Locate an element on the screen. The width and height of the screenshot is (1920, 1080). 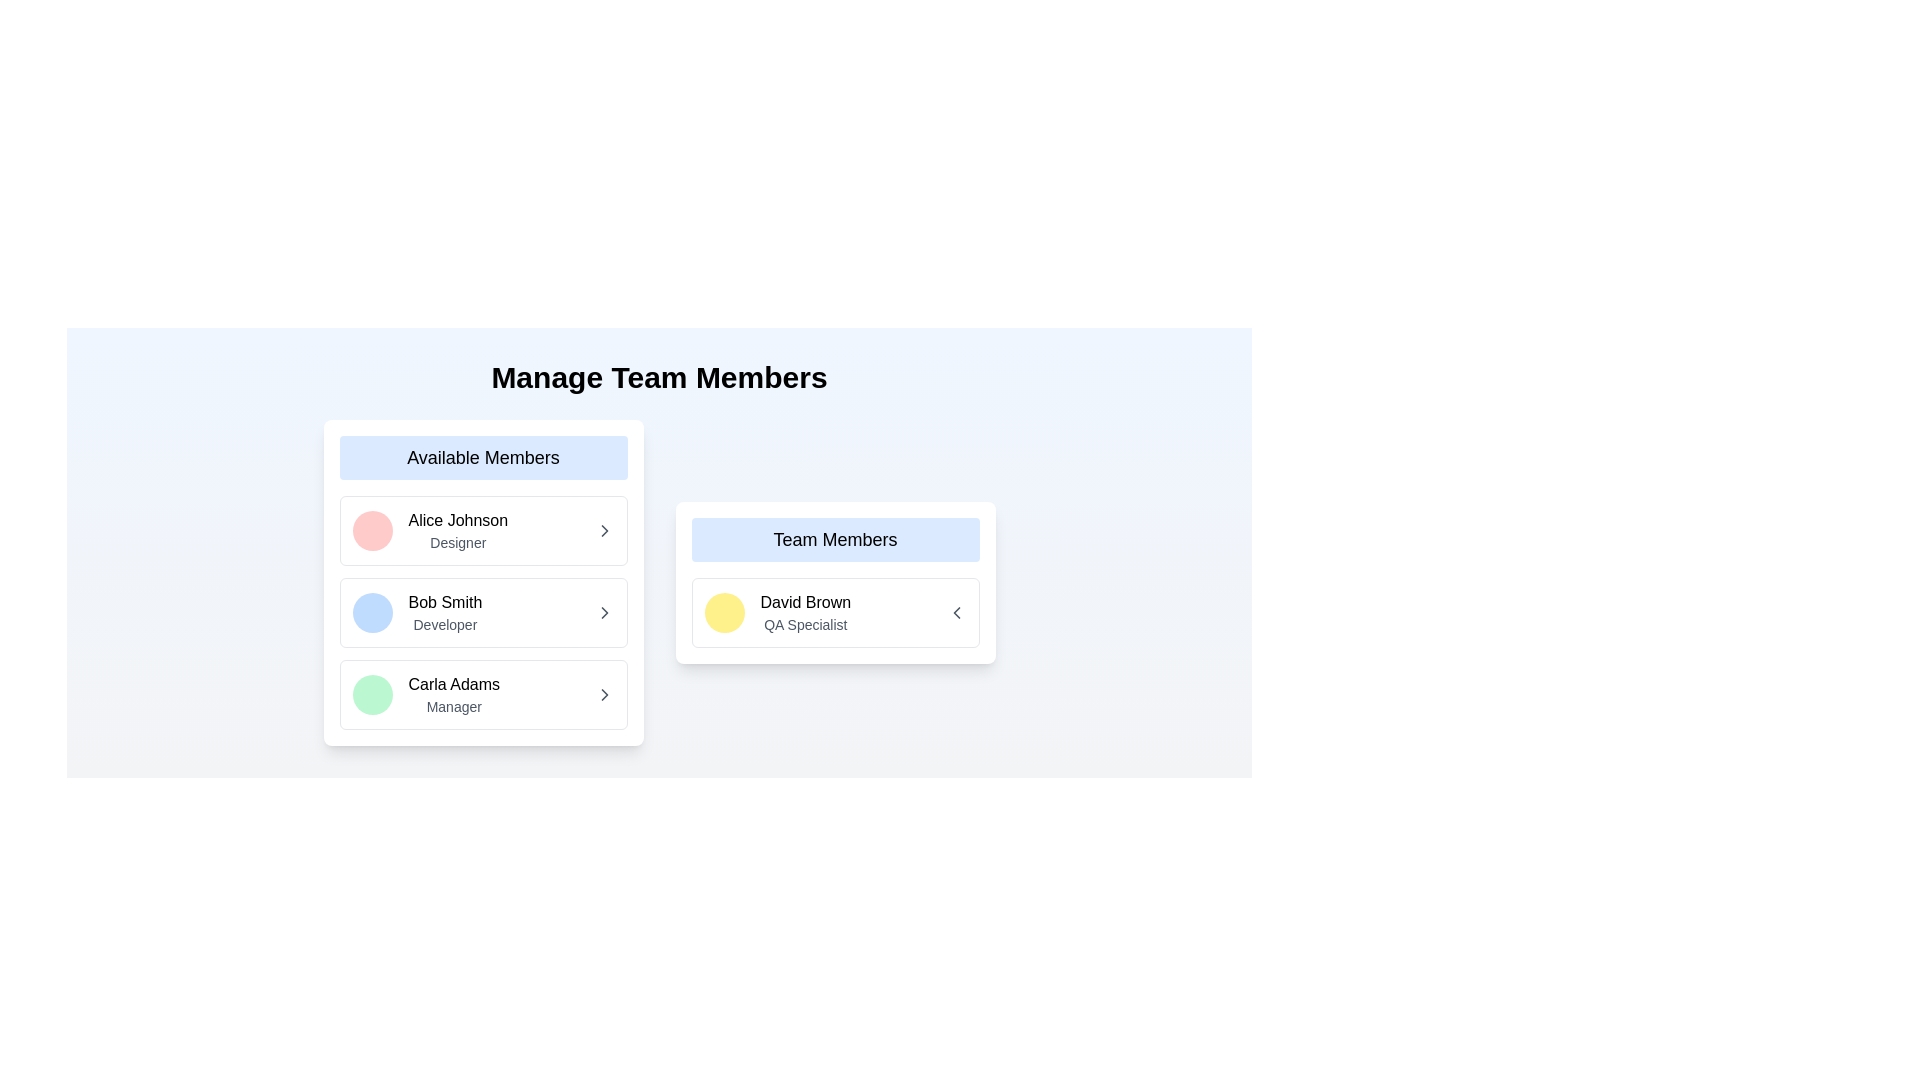
to select the team member 'David Brown' from the list item featuring a yellow avatar and text information in the 'Team Members' section is located at coordinates (776, 612).